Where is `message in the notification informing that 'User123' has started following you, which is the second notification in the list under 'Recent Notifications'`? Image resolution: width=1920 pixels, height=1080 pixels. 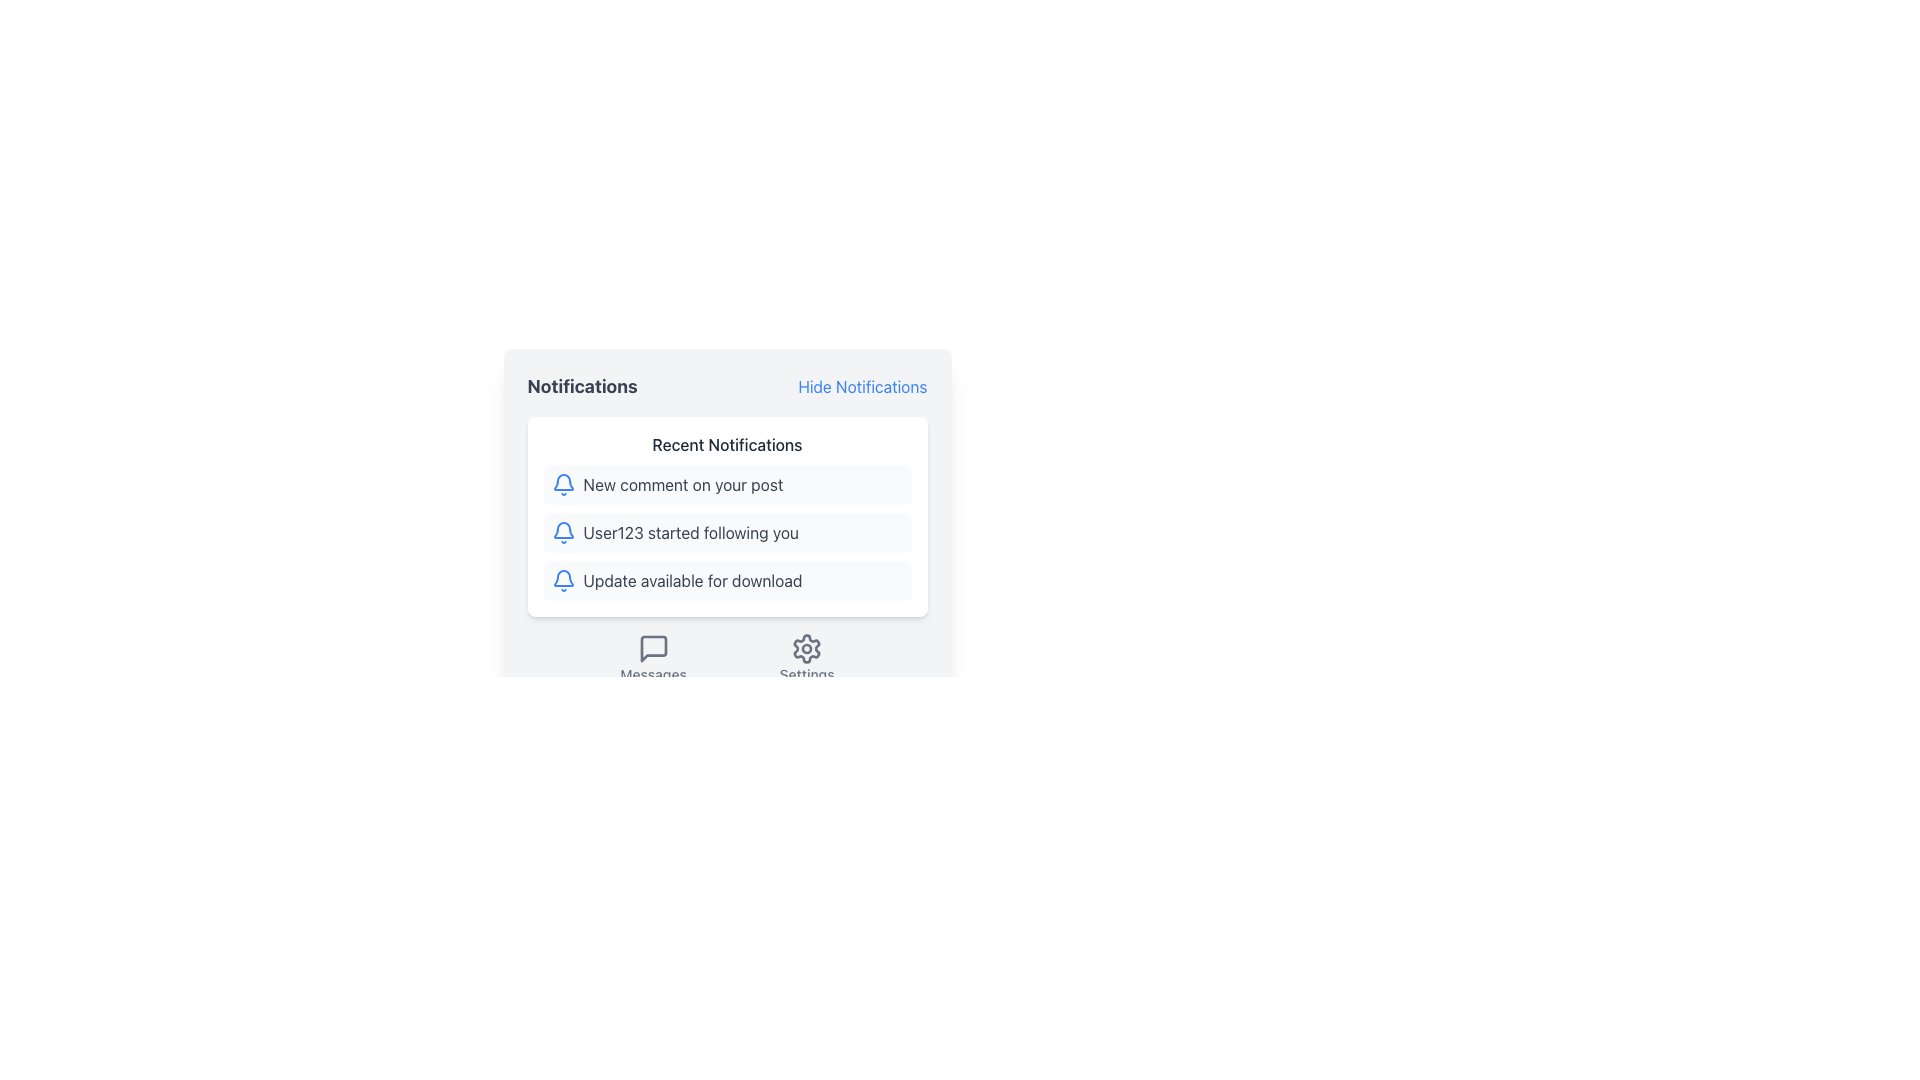
message in the notification informing that 'User123' has started following you, which is the second notification in the list under 'Recent Notifications' is located at coordinates (726, 531).